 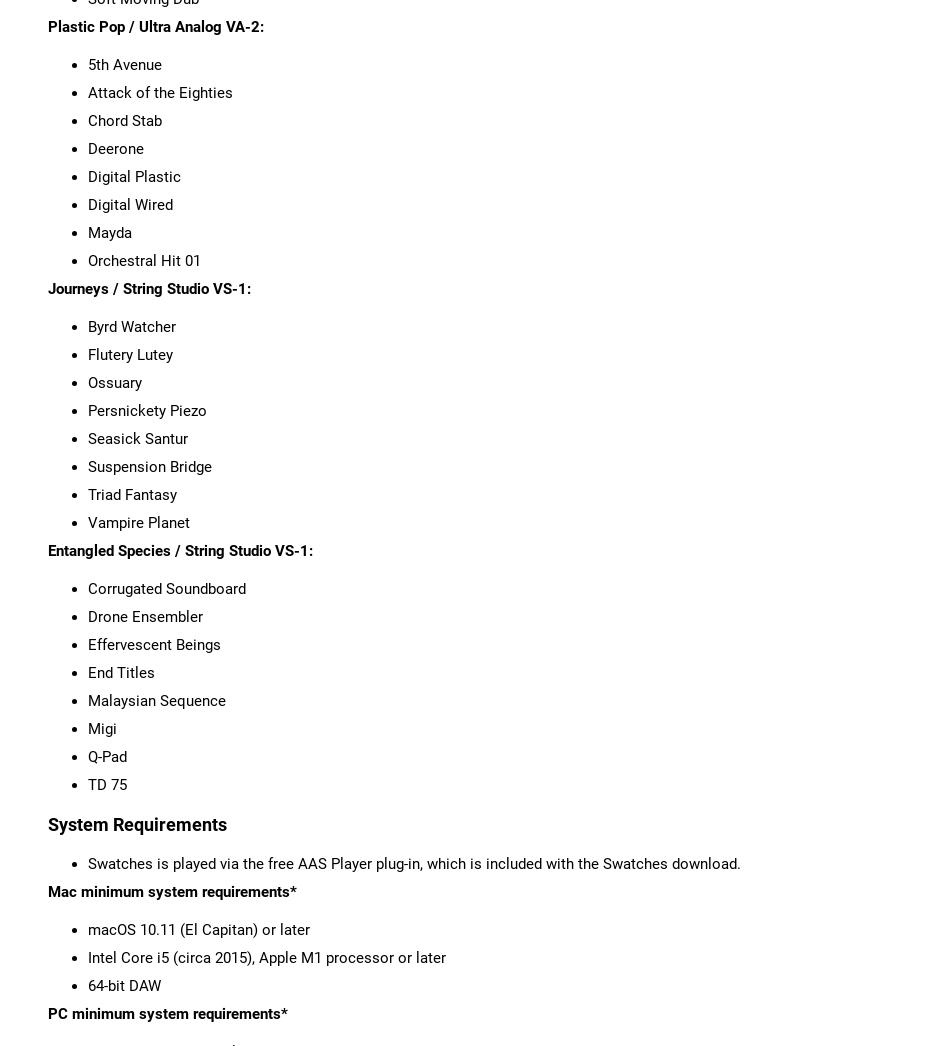 What do you see at coordinates (87, 410) in the screenshot?
I see `'Persnickety Piezo'` at bounding box center [87, 410].